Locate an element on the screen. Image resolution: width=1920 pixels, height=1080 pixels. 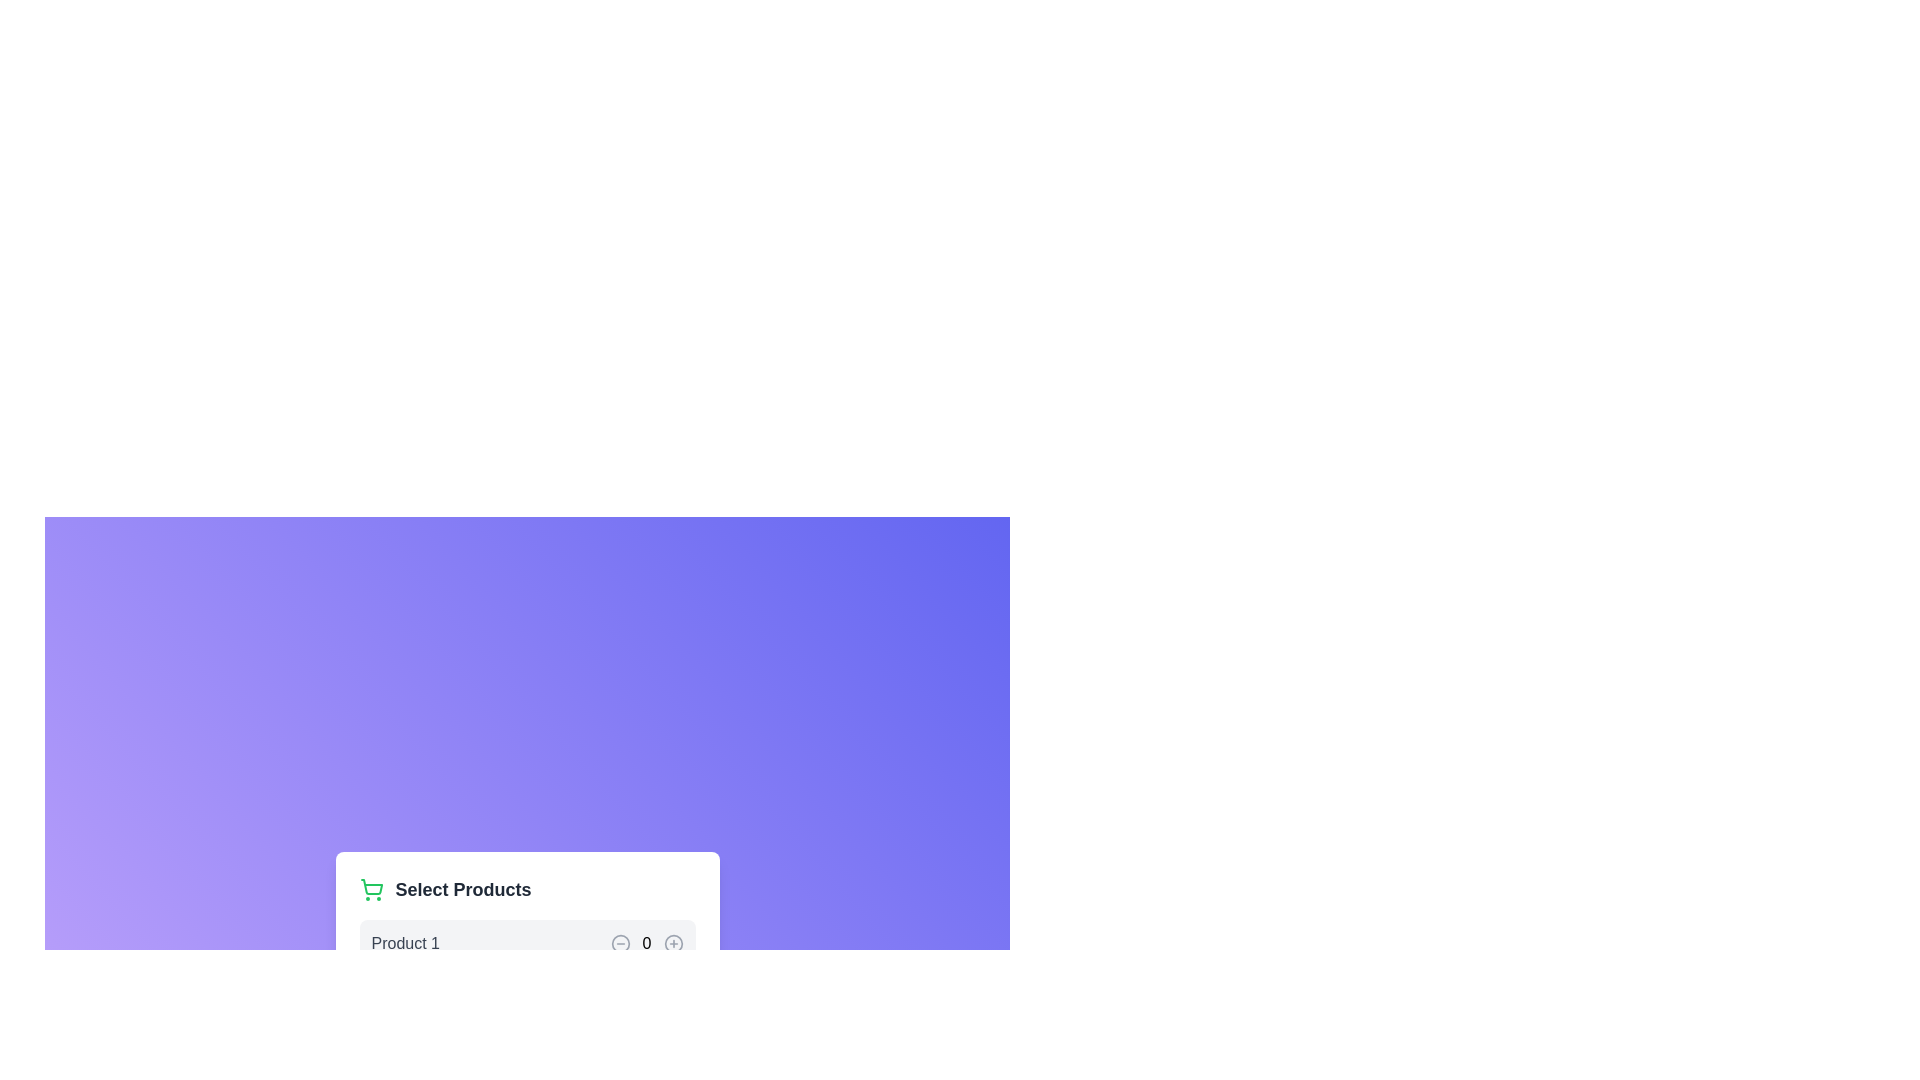
the shopping cart icon, which has a green outline with rounded corners, located at the far left edge of the section containing the text 'Select Products' is located at coordinates (371, 889).